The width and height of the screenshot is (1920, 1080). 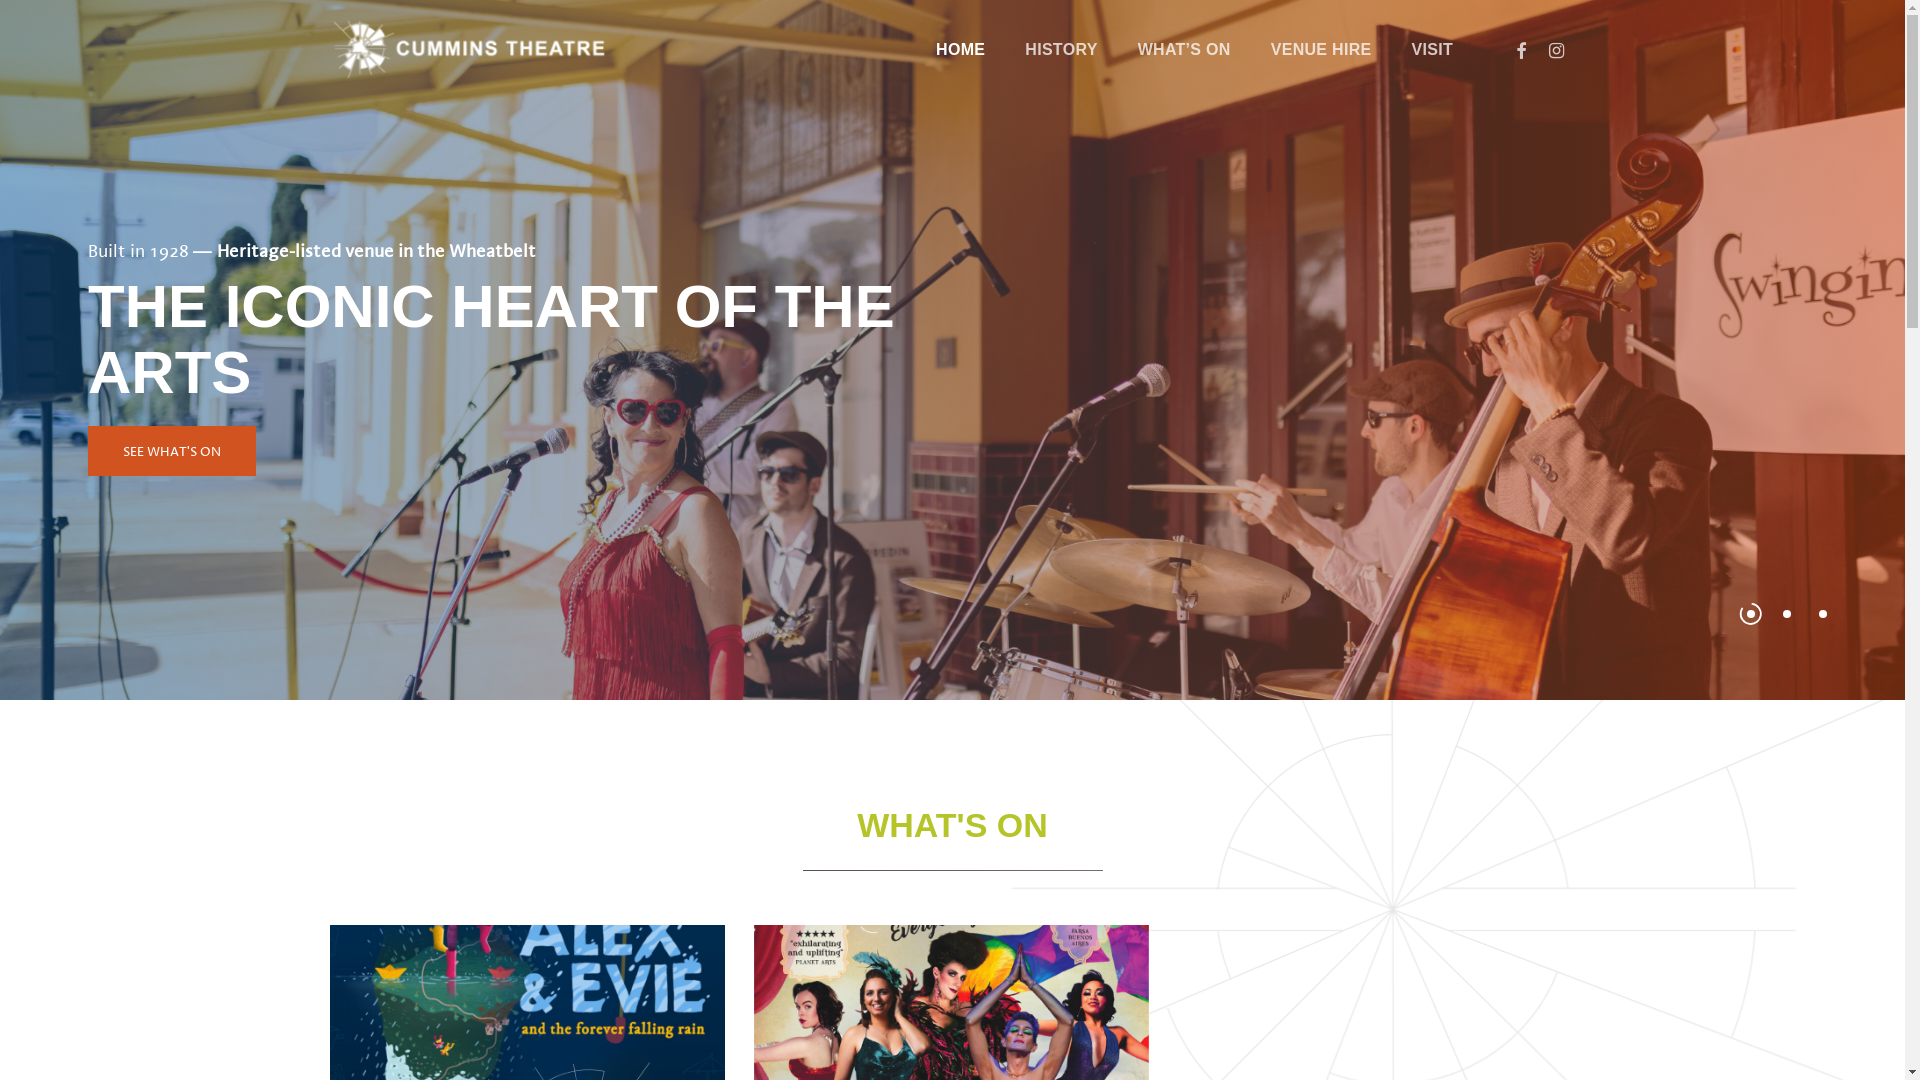 What do you see at coordinates (172, 451) in the screenshot?
I see `'SEE WHAT'S ON'` at bounding box center [172, 451].